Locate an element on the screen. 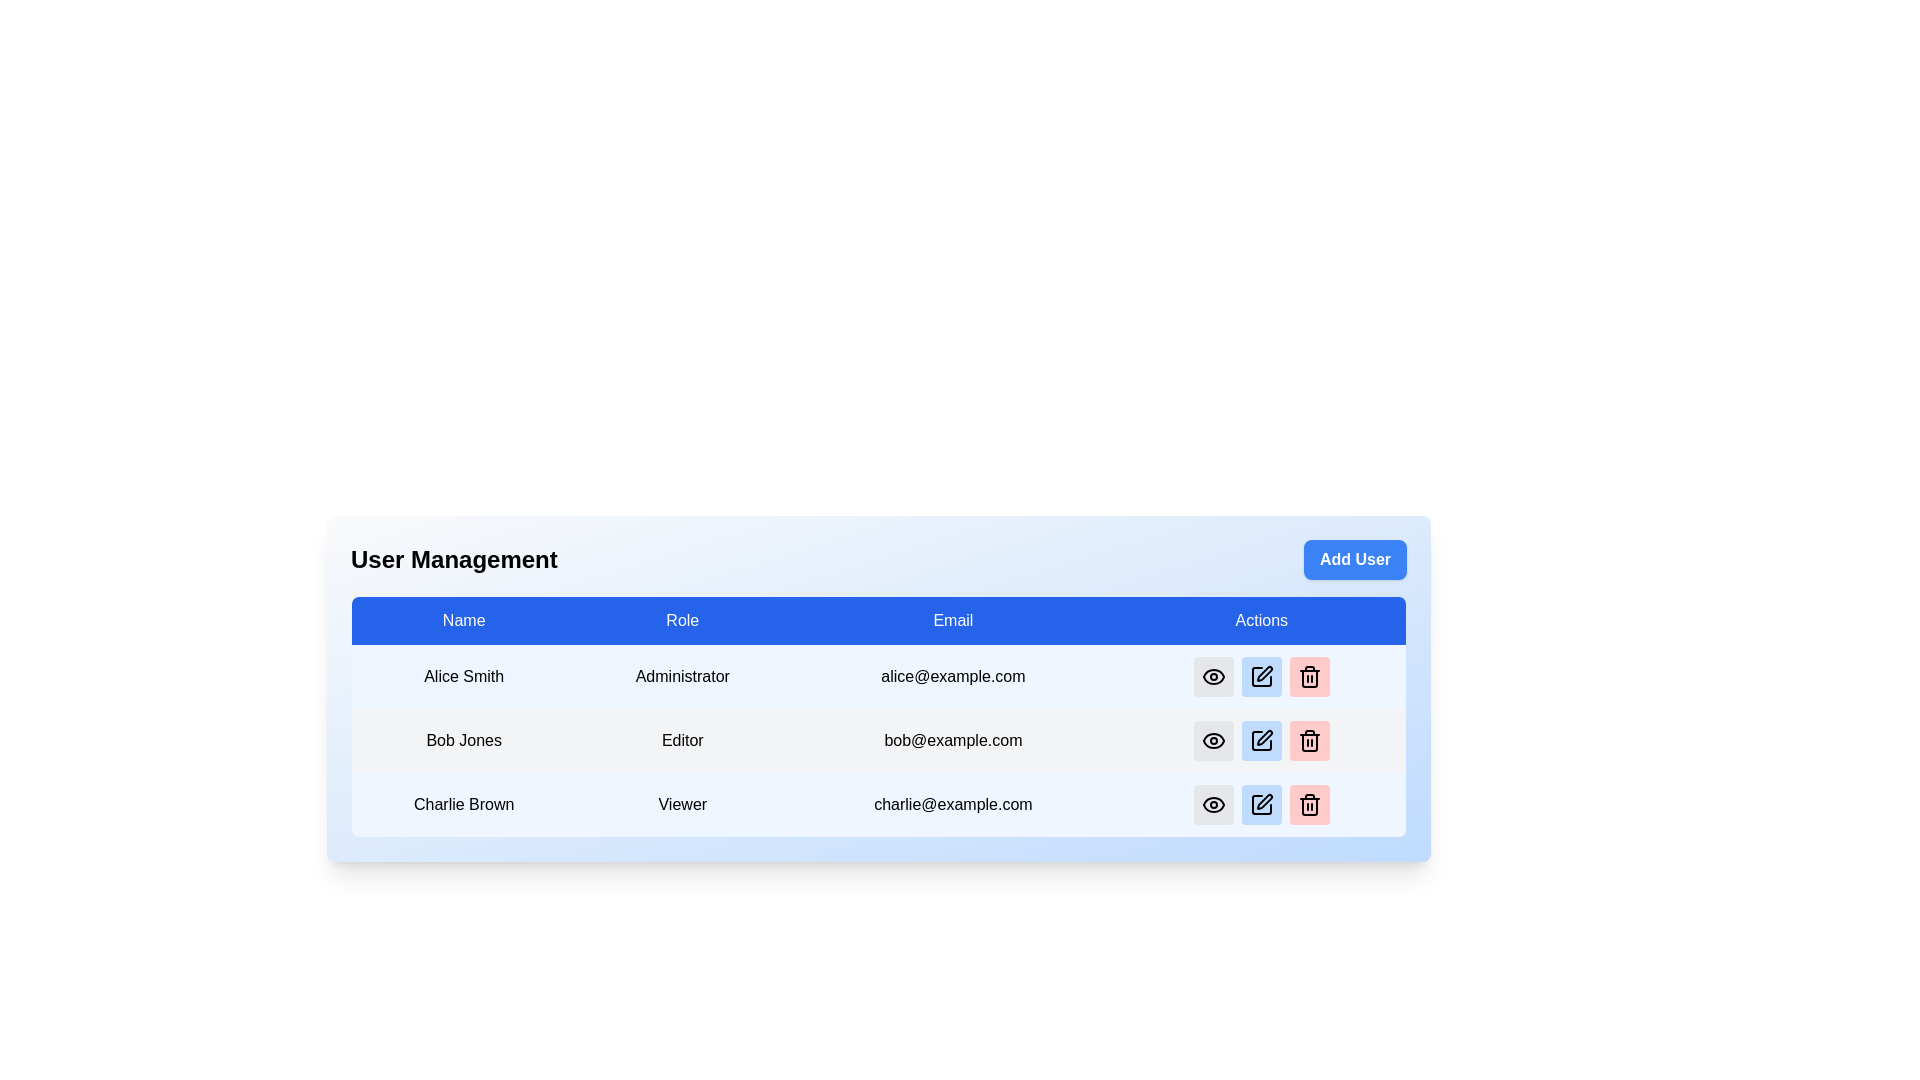 This screenshot has width=1920, height=1080. the pen icon representing an edit action located in the 'Actions' column for the user 'Alice Smith' is located at coordinates (1263, 674).